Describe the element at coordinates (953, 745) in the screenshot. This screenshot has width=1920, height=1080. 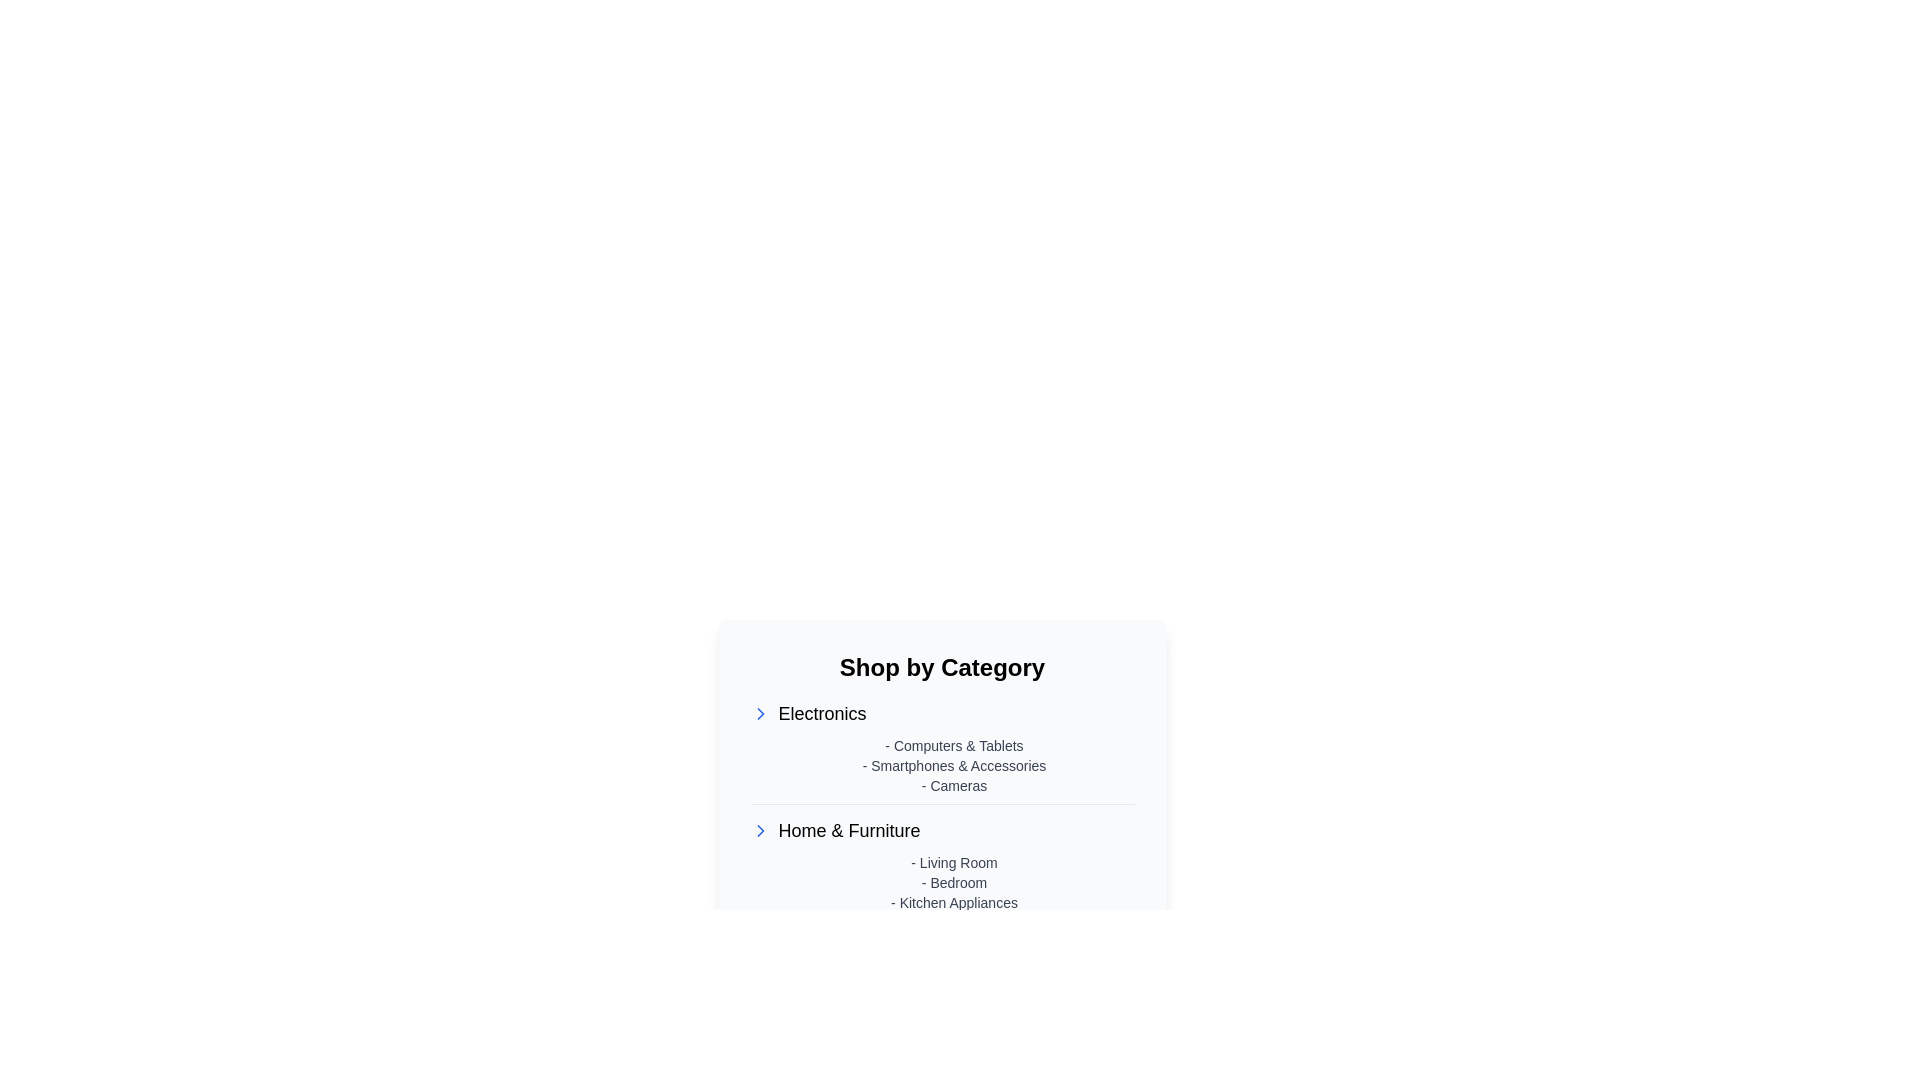
I see `the text label displaying '- Computers & Tablets'` at that location.